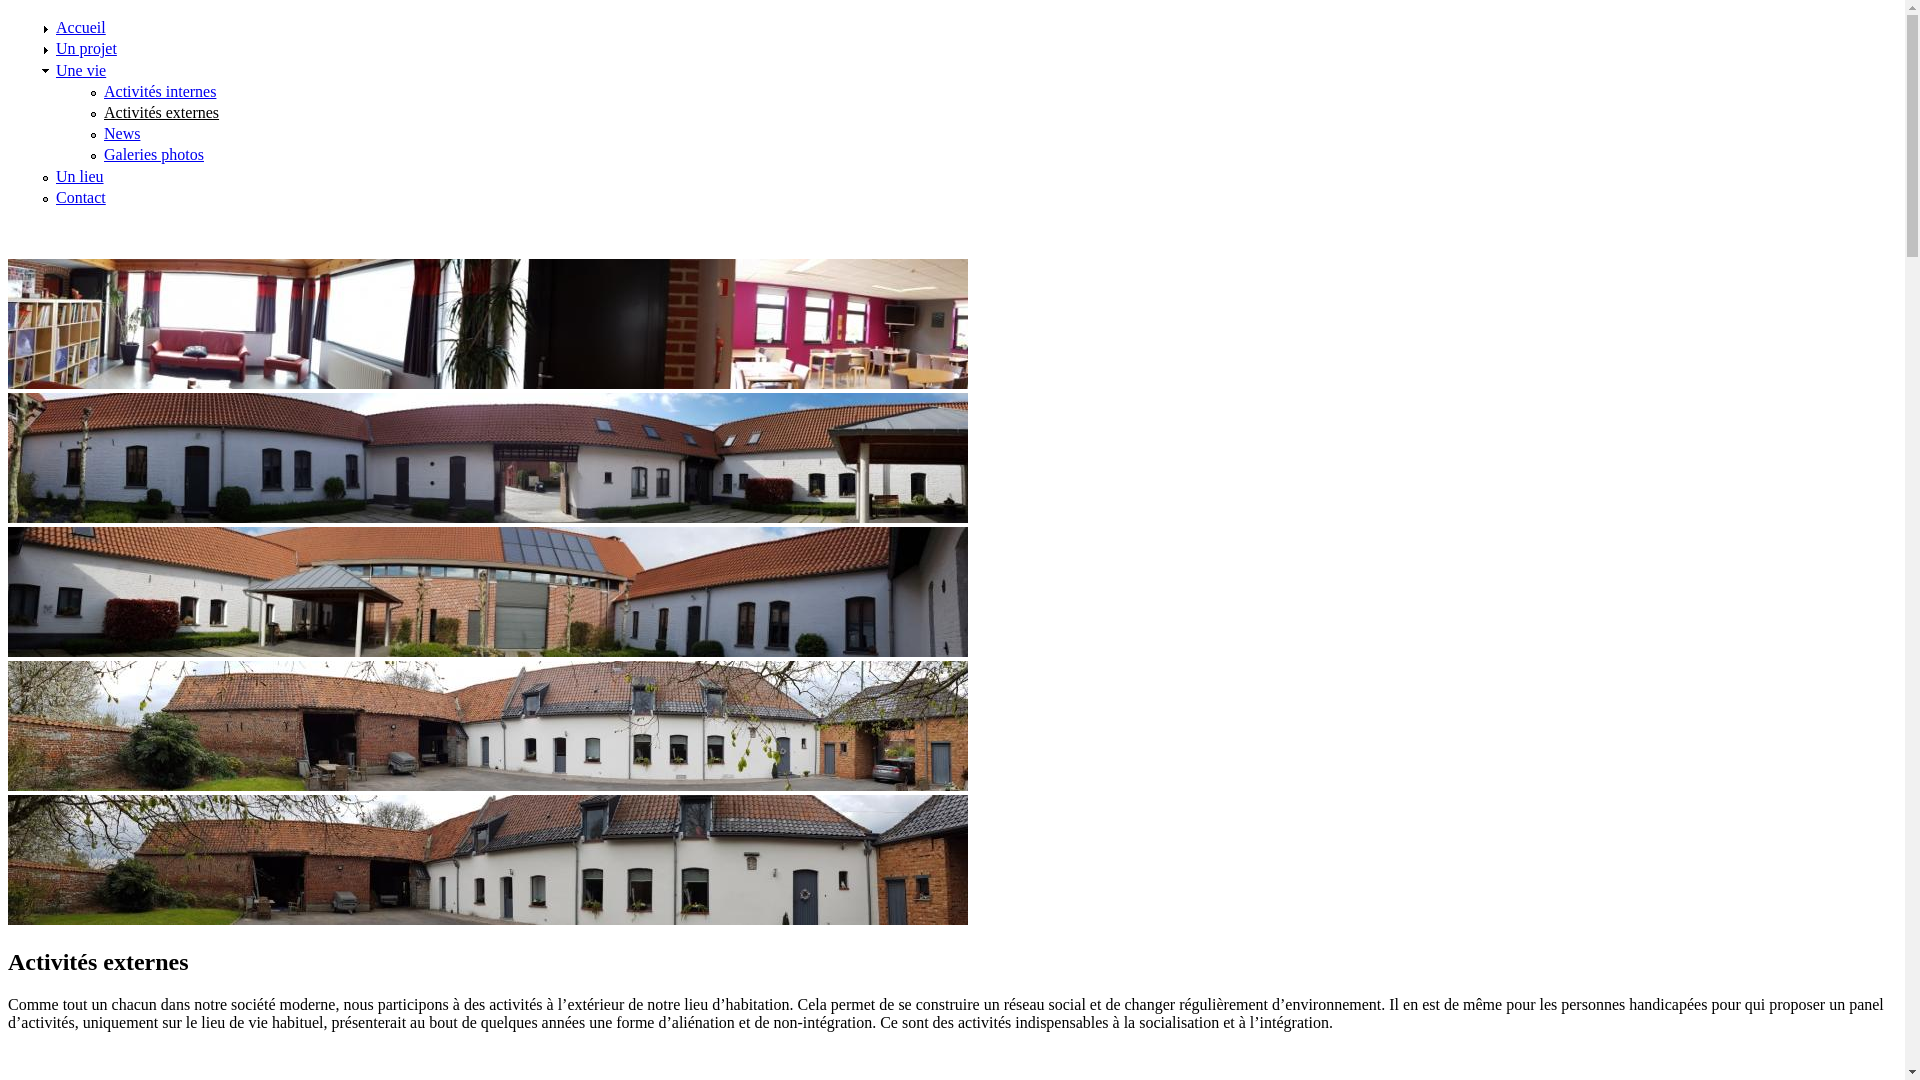  Describe the element at coordinates (80, 69) in the screenshot. I see `'Une vie'` at that location.